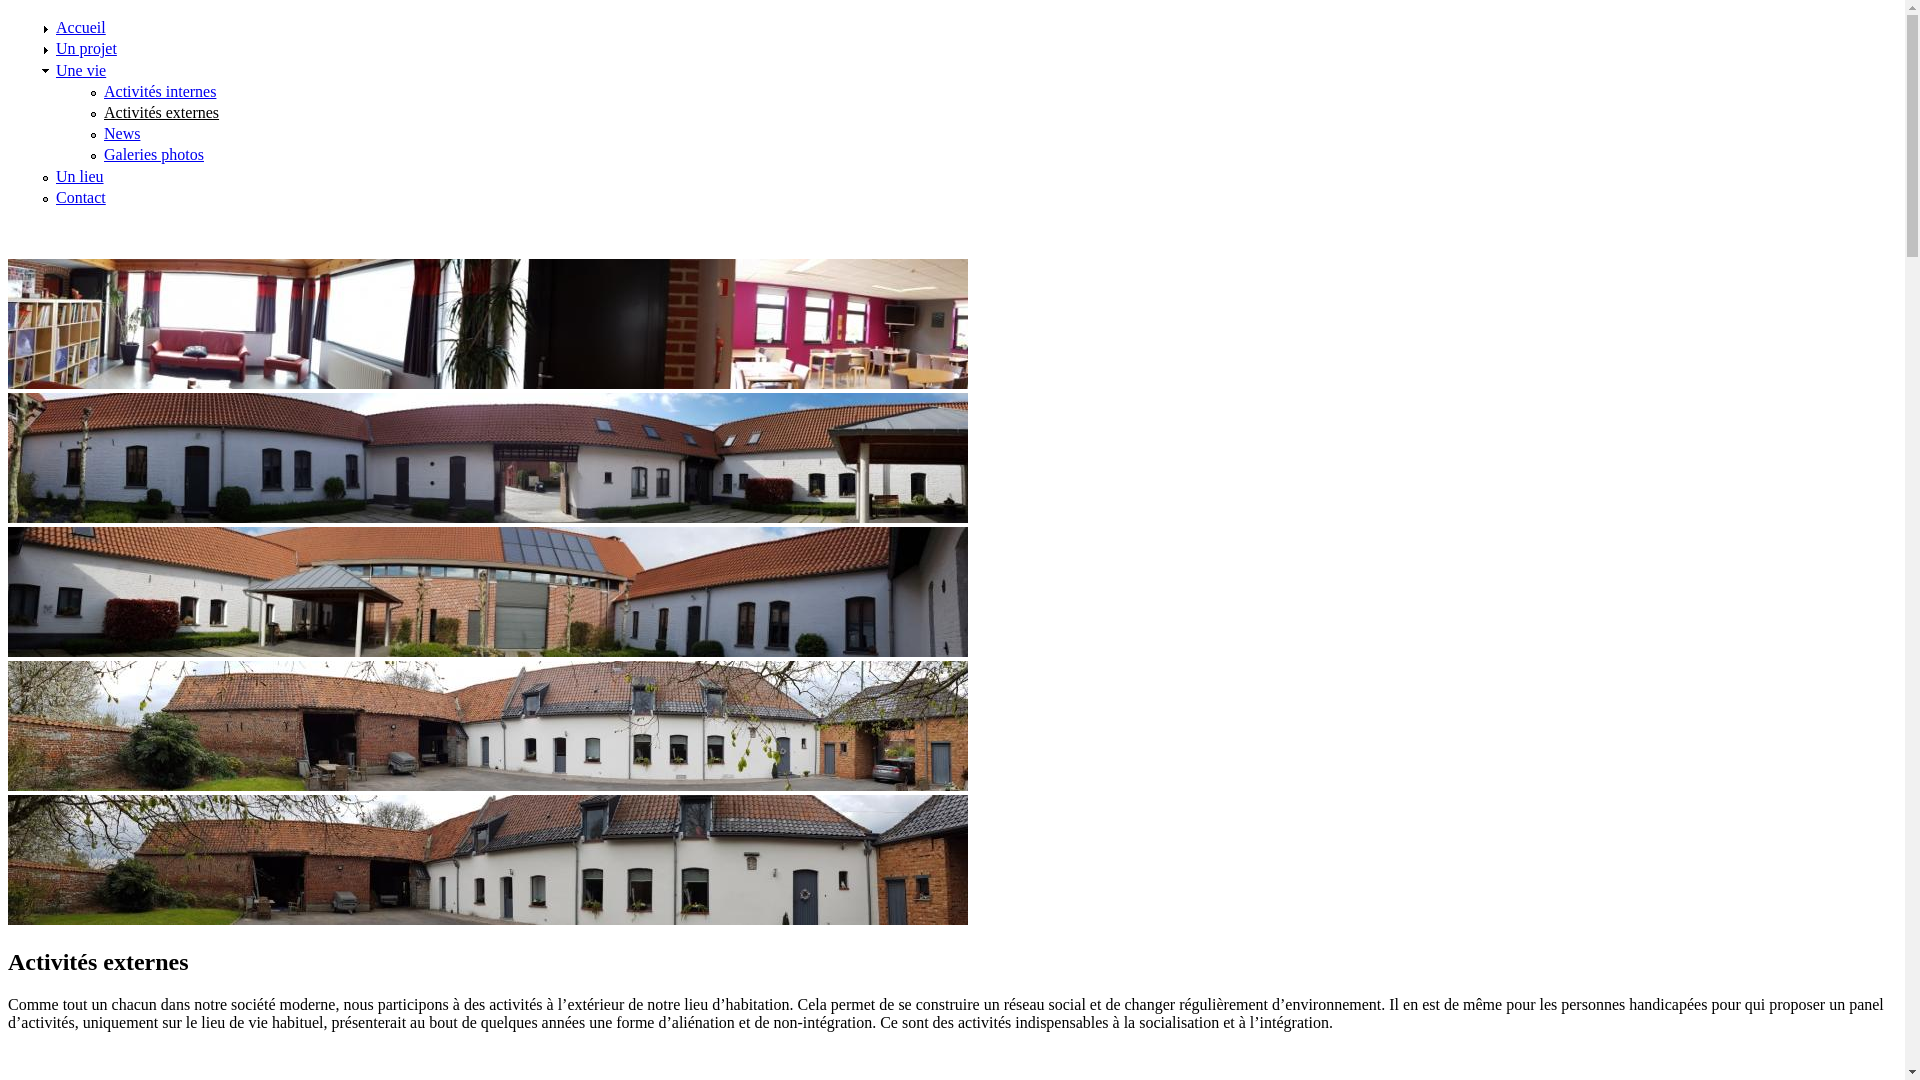  Describe the element at coordinates (80, 69) in the screenshot. I see `'Une vie'` at that location.